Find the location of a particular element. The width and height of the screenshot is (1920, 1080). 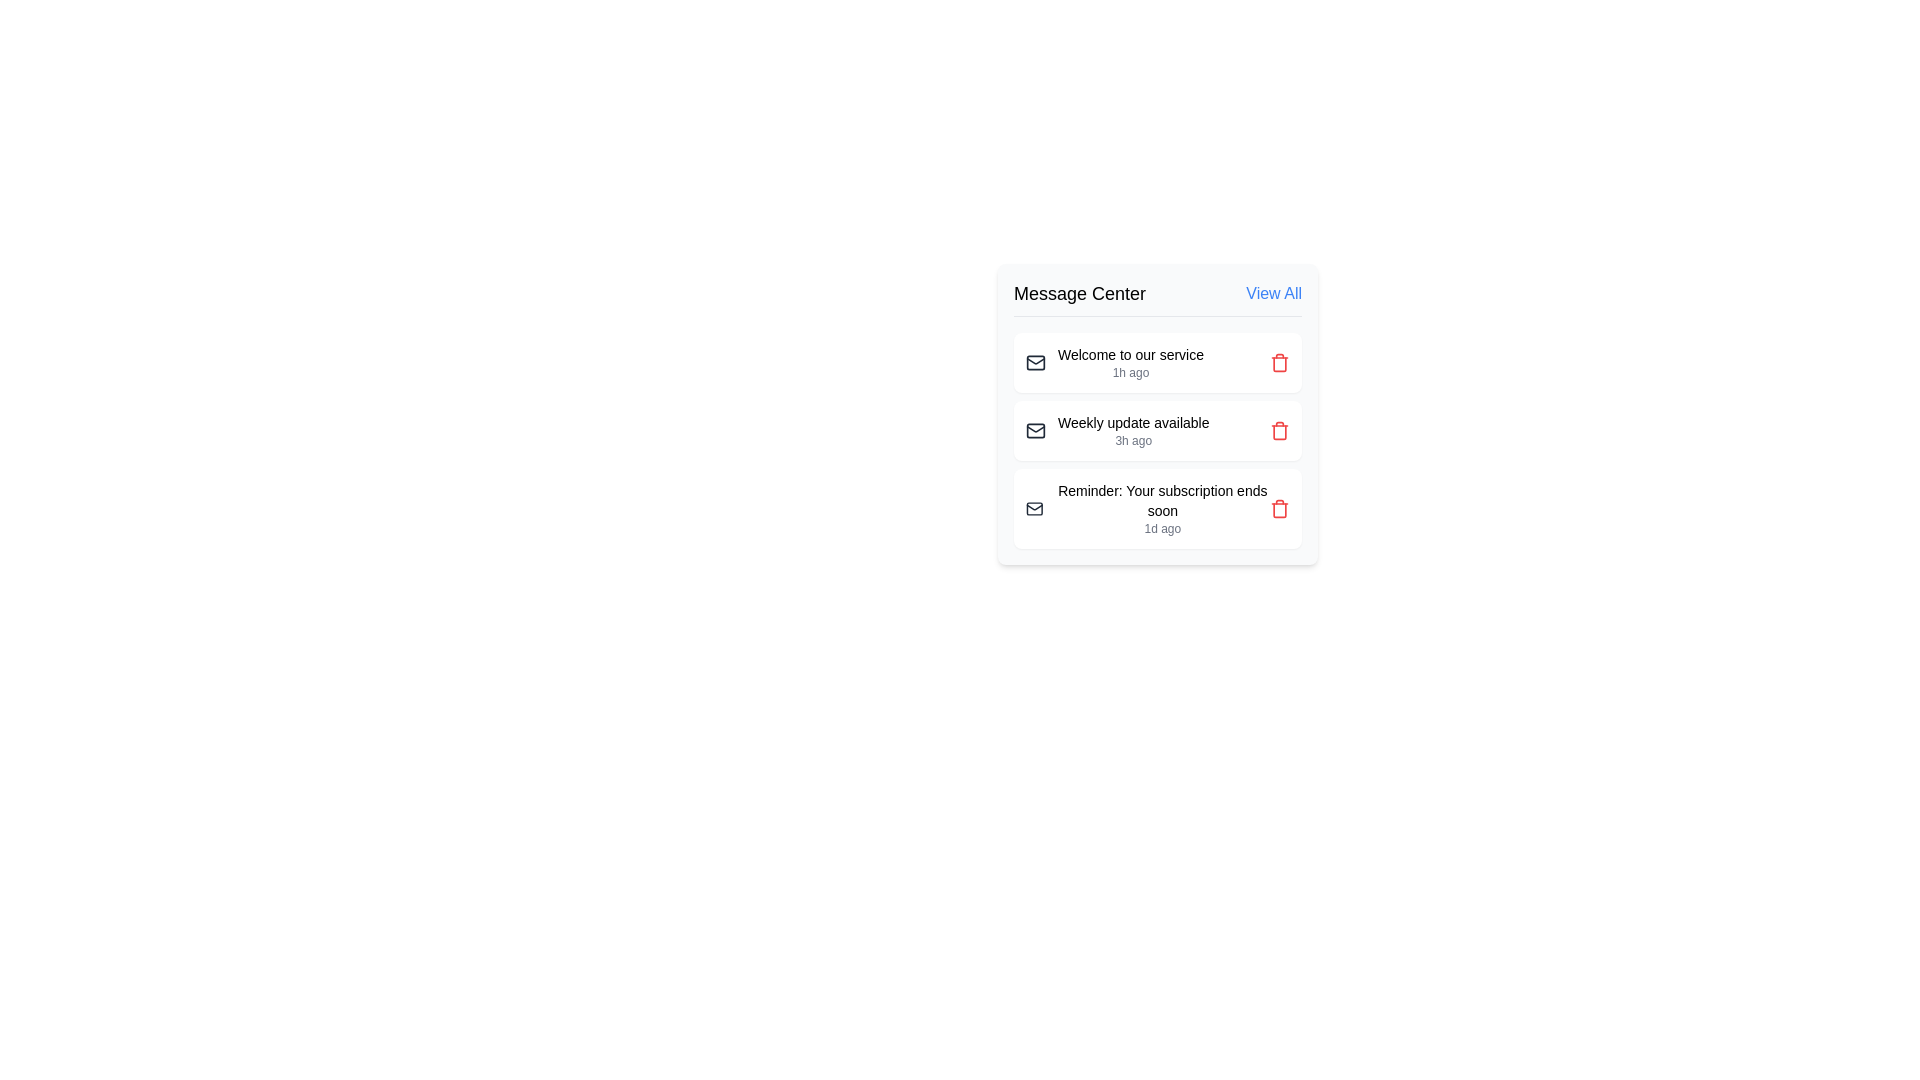

the 'Weekly update available' text label in the 'Message Center' panel, which is located below 'Welcome to our service' and above 'Reminder: Your subscription ends soon' is located at coordinates (1133, 422).